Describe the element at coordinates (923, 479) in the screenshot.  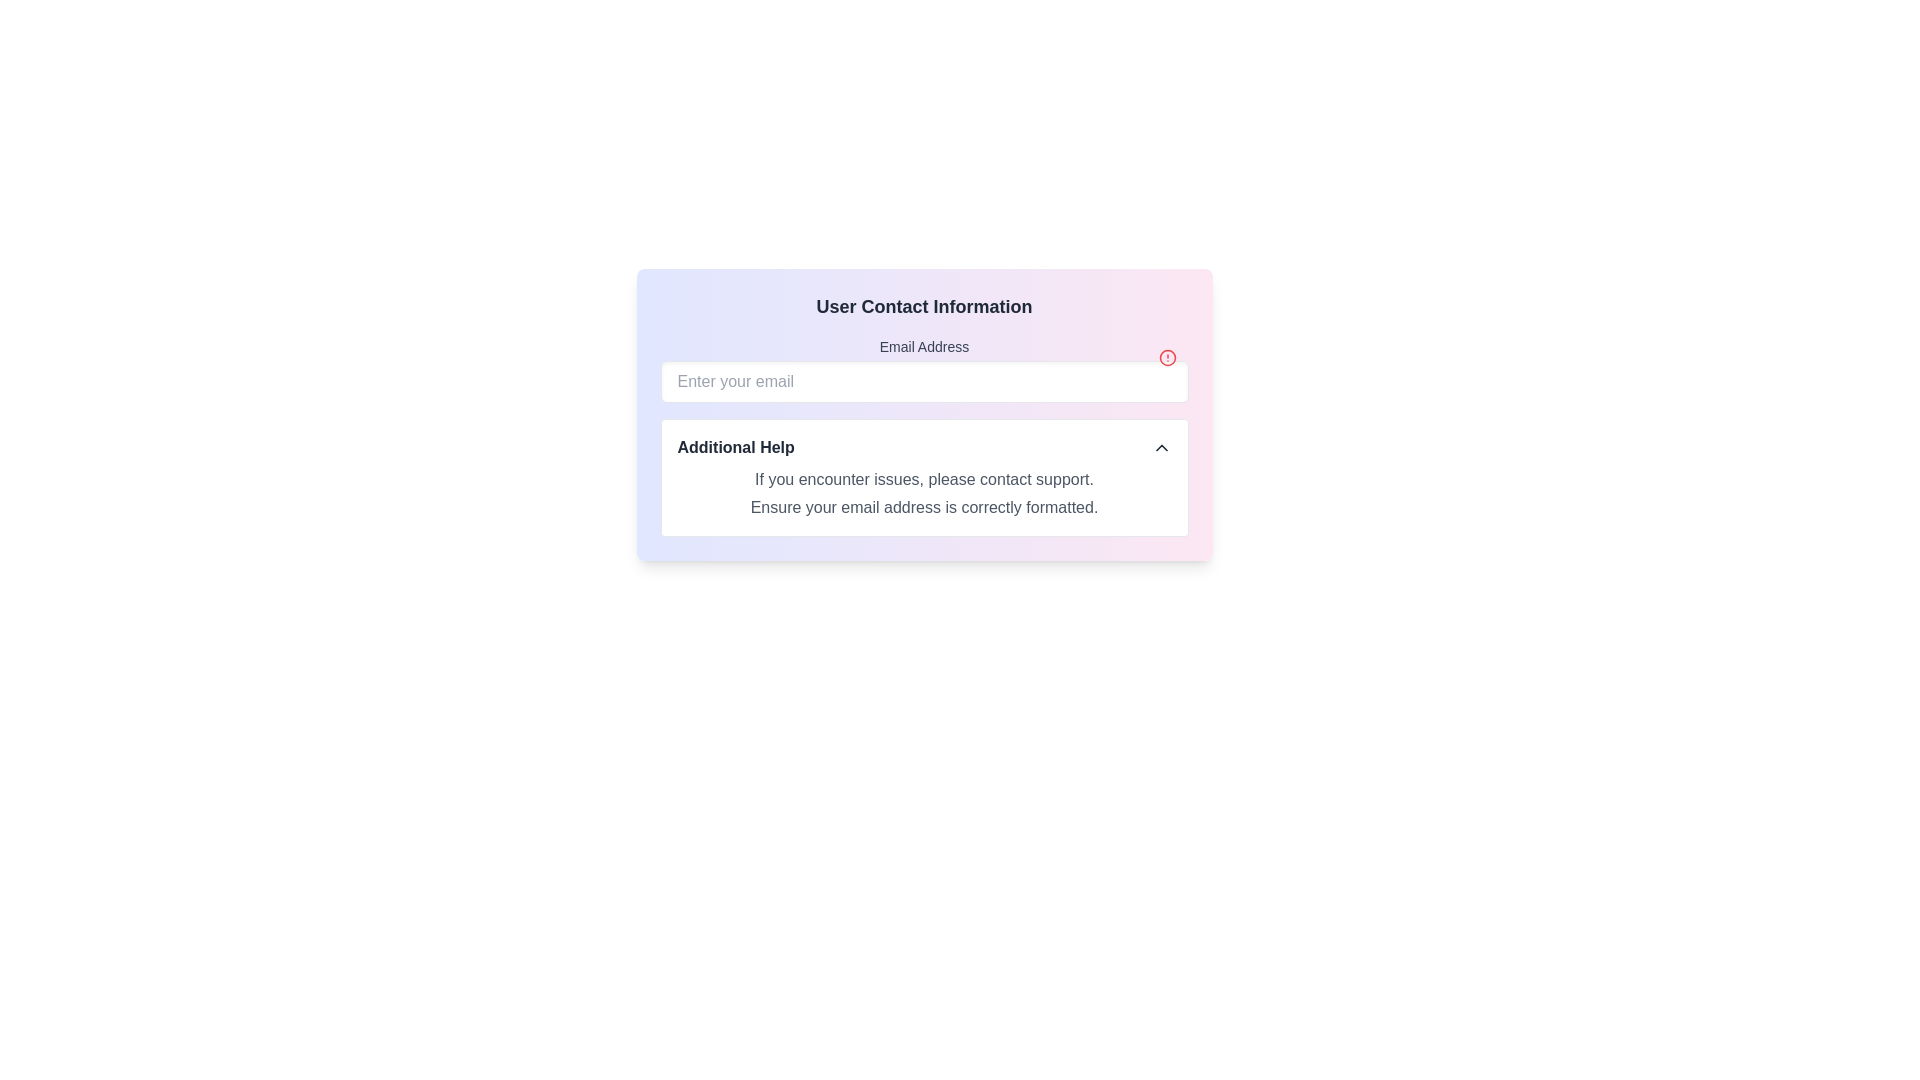
I see `the text label that says 'If you encounter issues, please contact support.' located beneath the 'Additional Help' header` at that location.